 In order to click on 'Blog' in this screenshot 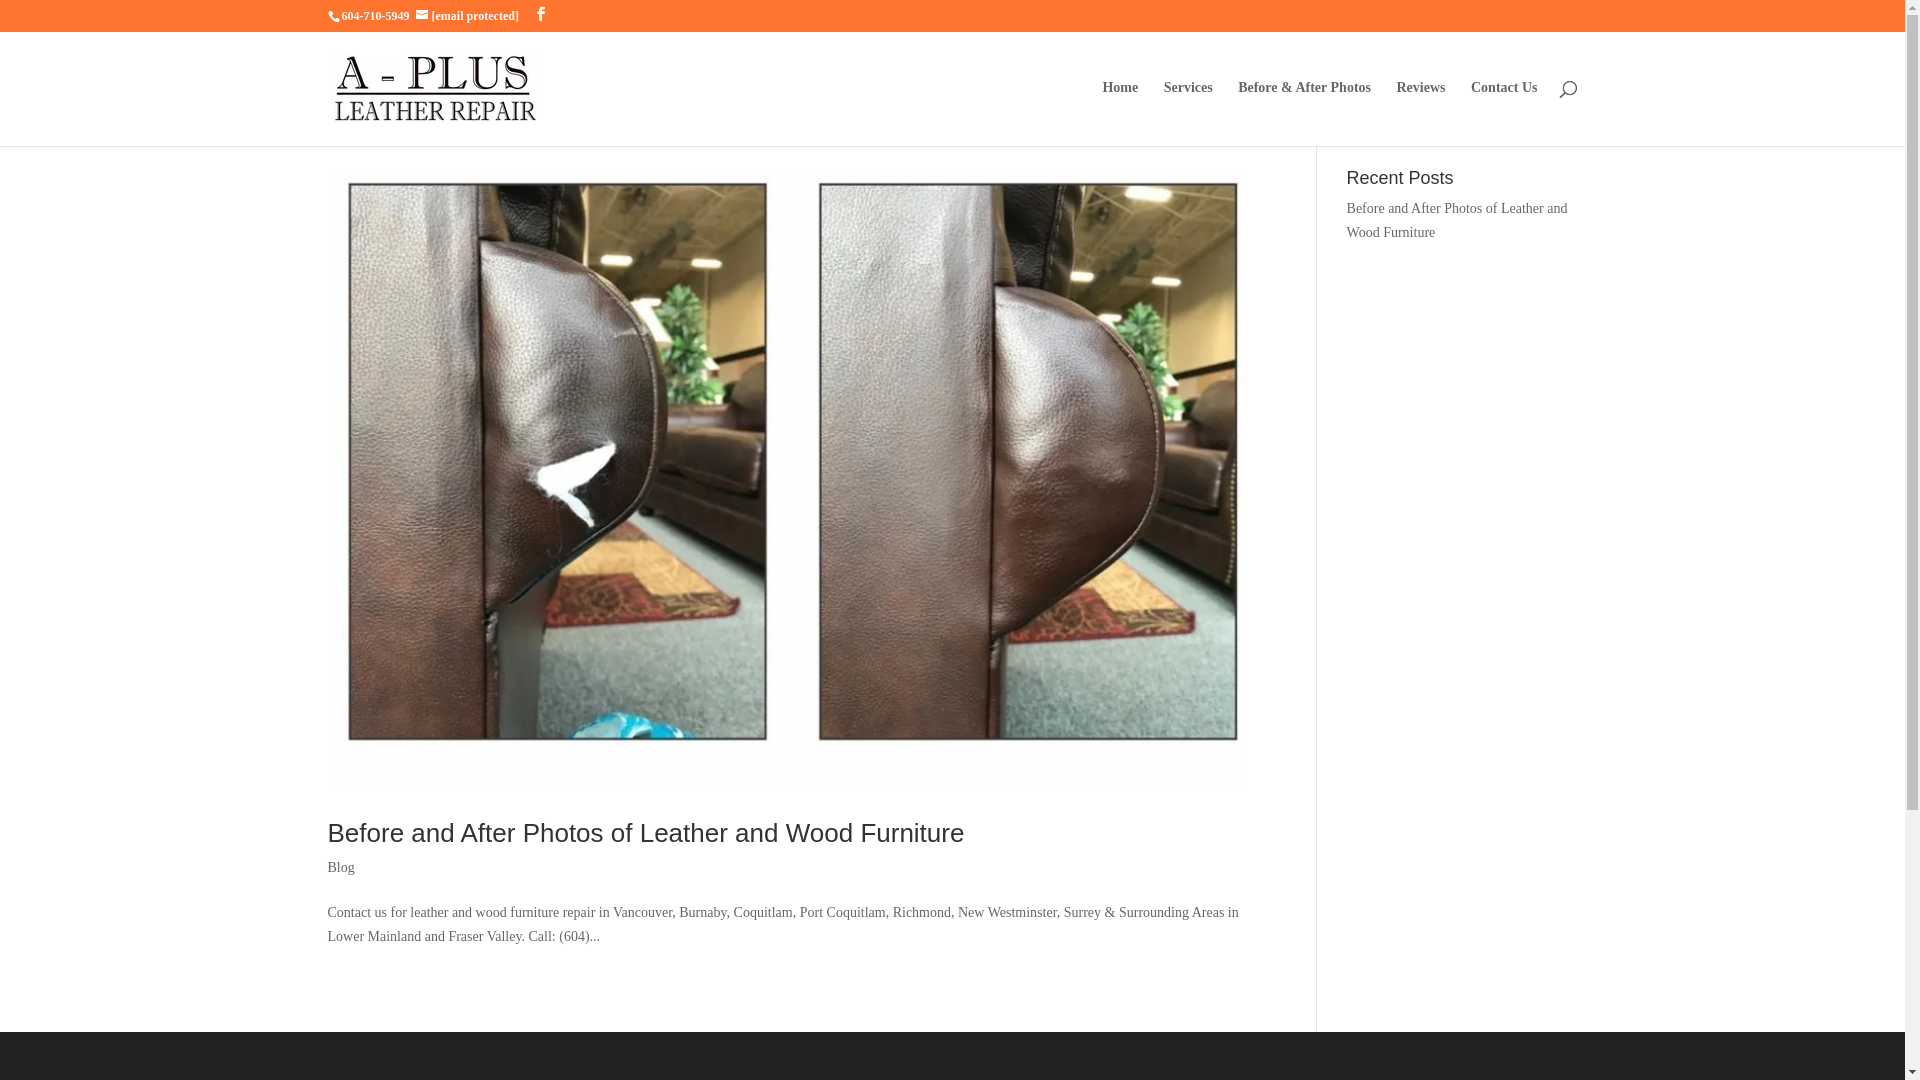, I will do `click(341, 866)`.